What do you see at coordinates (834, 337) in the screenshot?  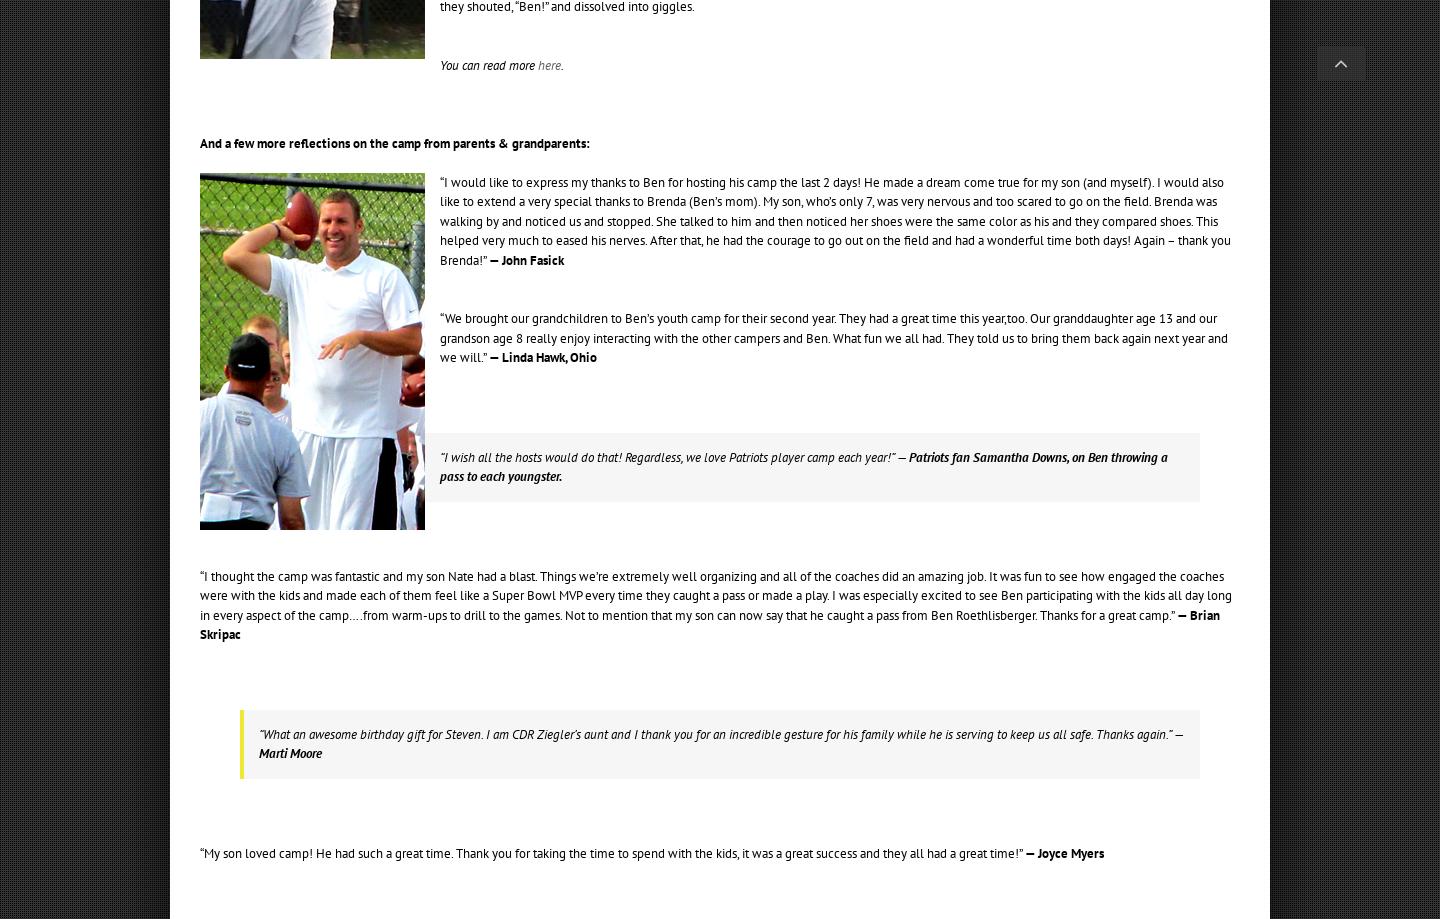 I see `'“We brought our grandchildren to Ben’s youth camp for their second year. They had a great time this year,too. Our granddaughter age 13 and our grandson age 8 really enjoy interacting with the other campers and Ben. What fun we all had. They told us to bring them back again next year and we will.”'` at bounding box center [834, 337].